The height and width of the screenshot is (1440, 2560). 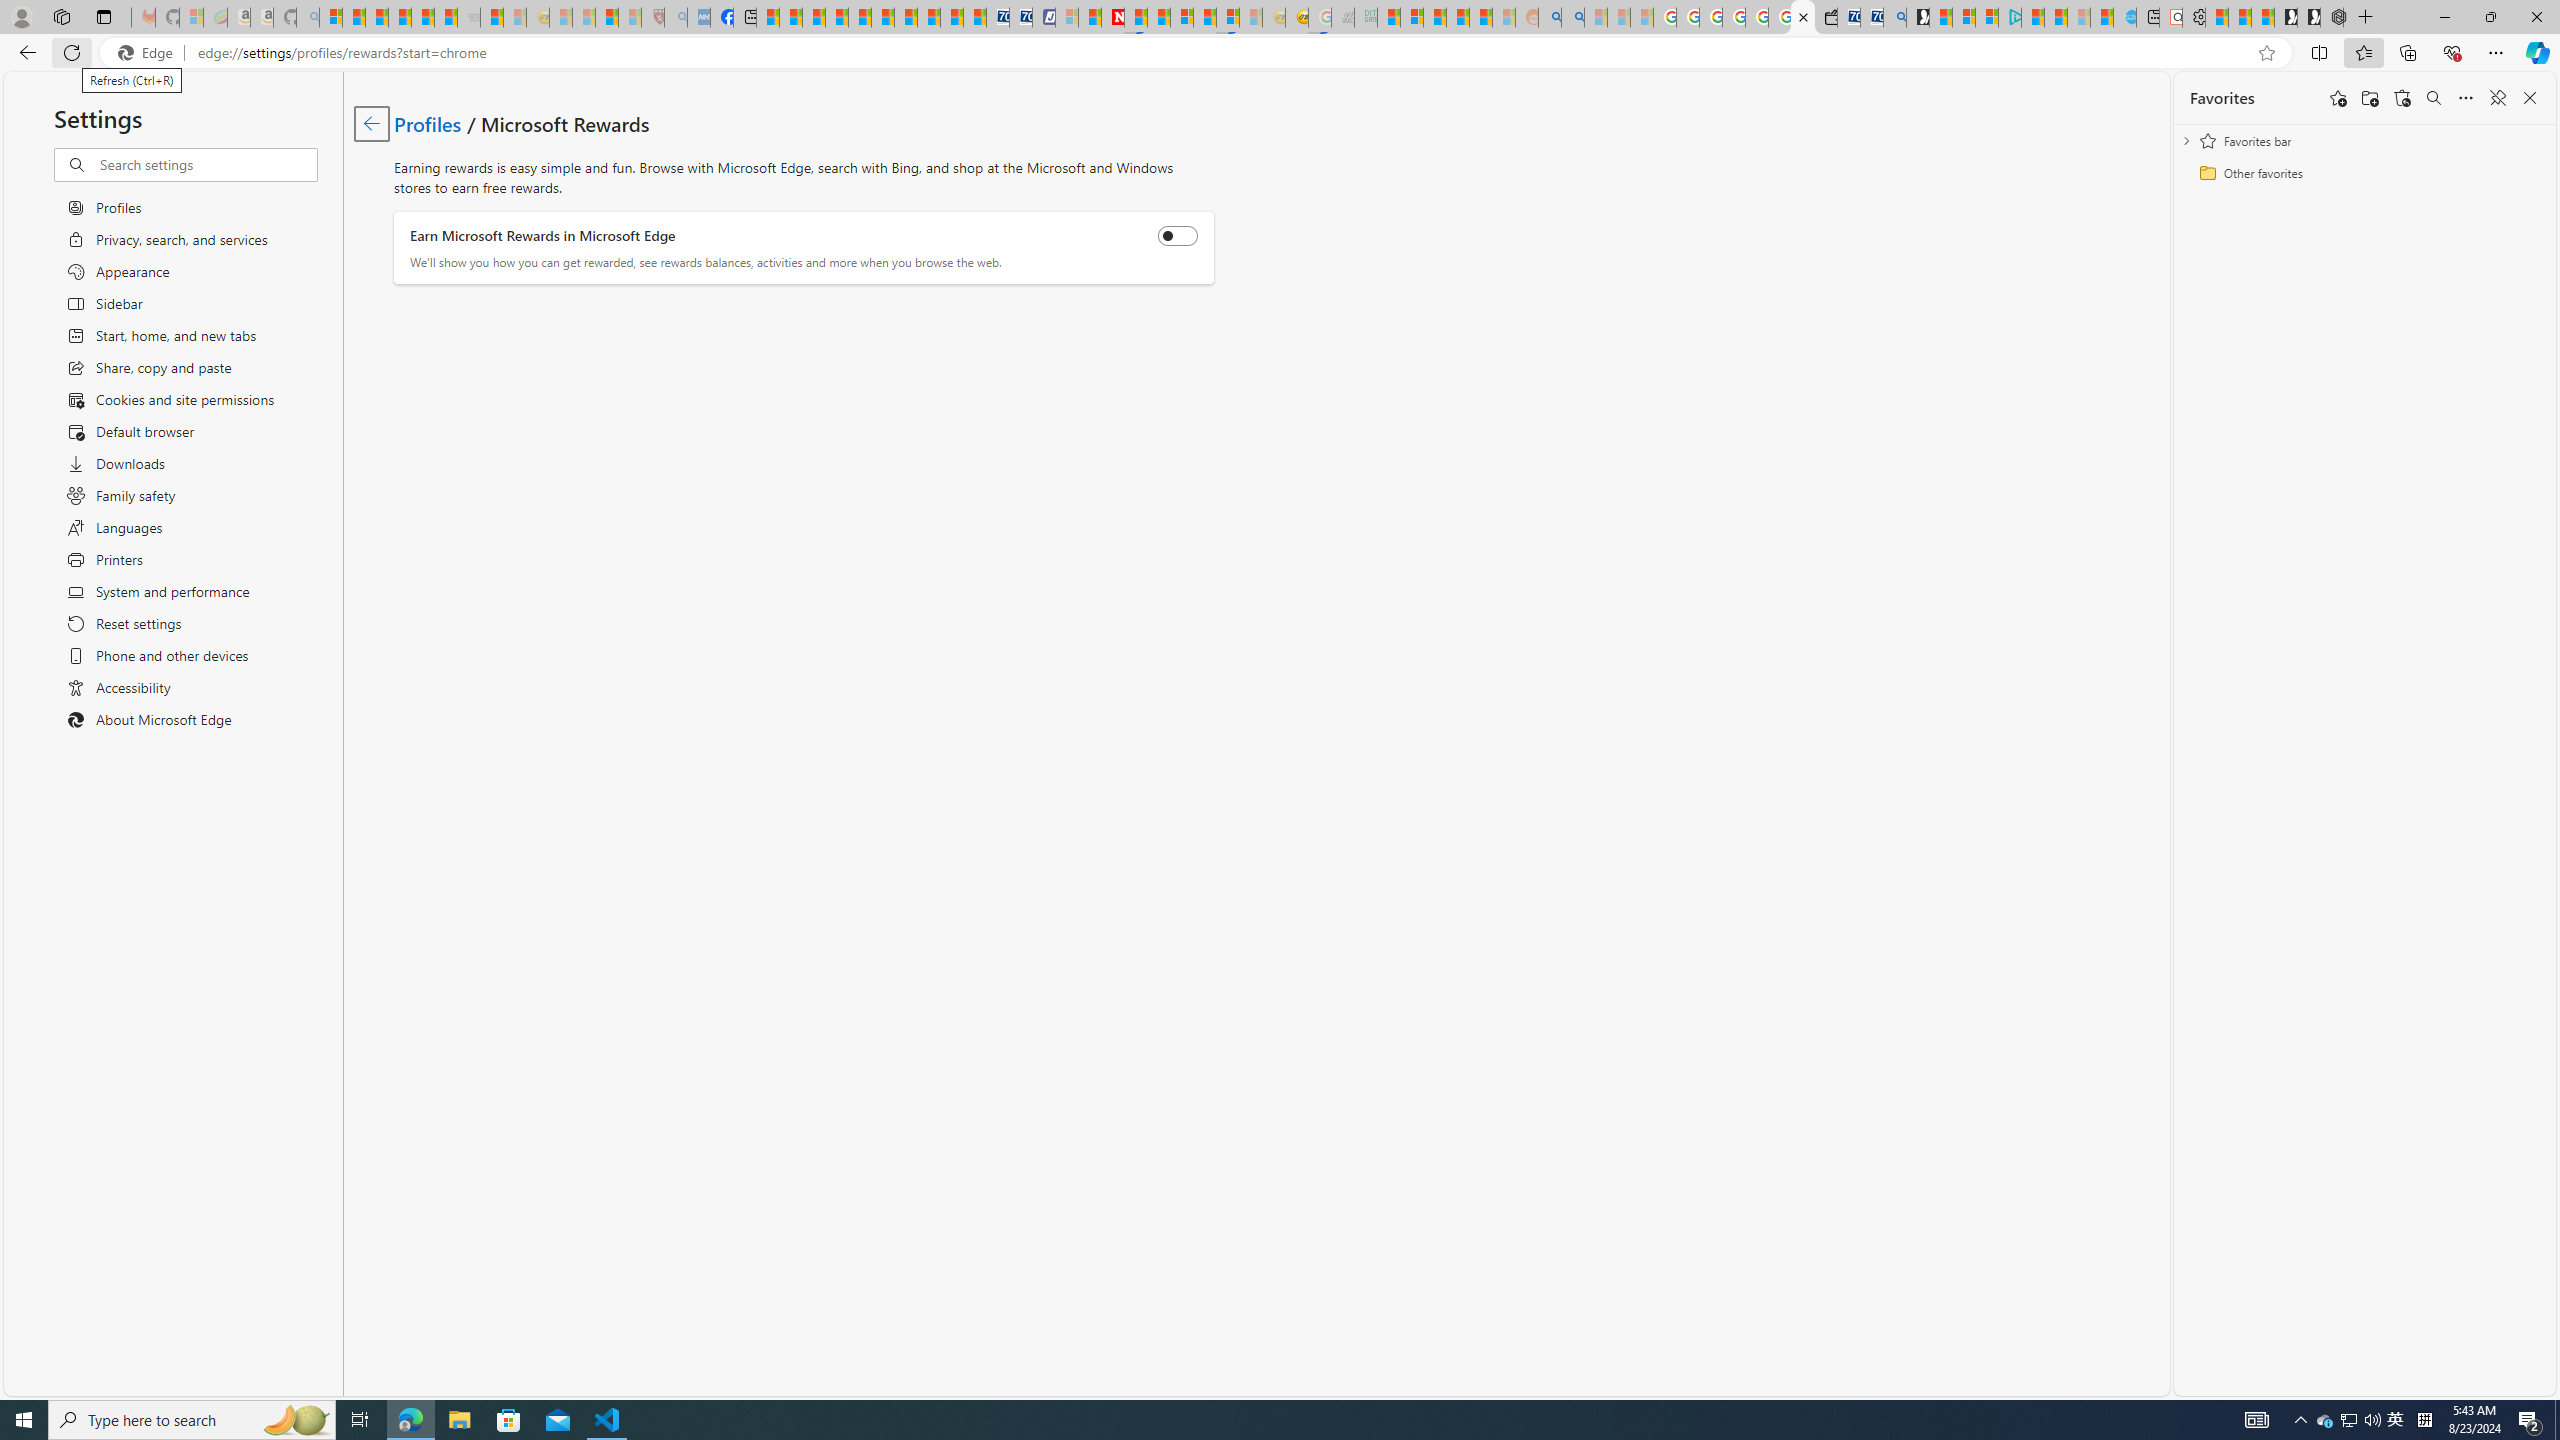 What do you see at coordinates (2496, 96) in the screenshot?
I see `'Unpin favorites'` at bounding box center [2496, 96].